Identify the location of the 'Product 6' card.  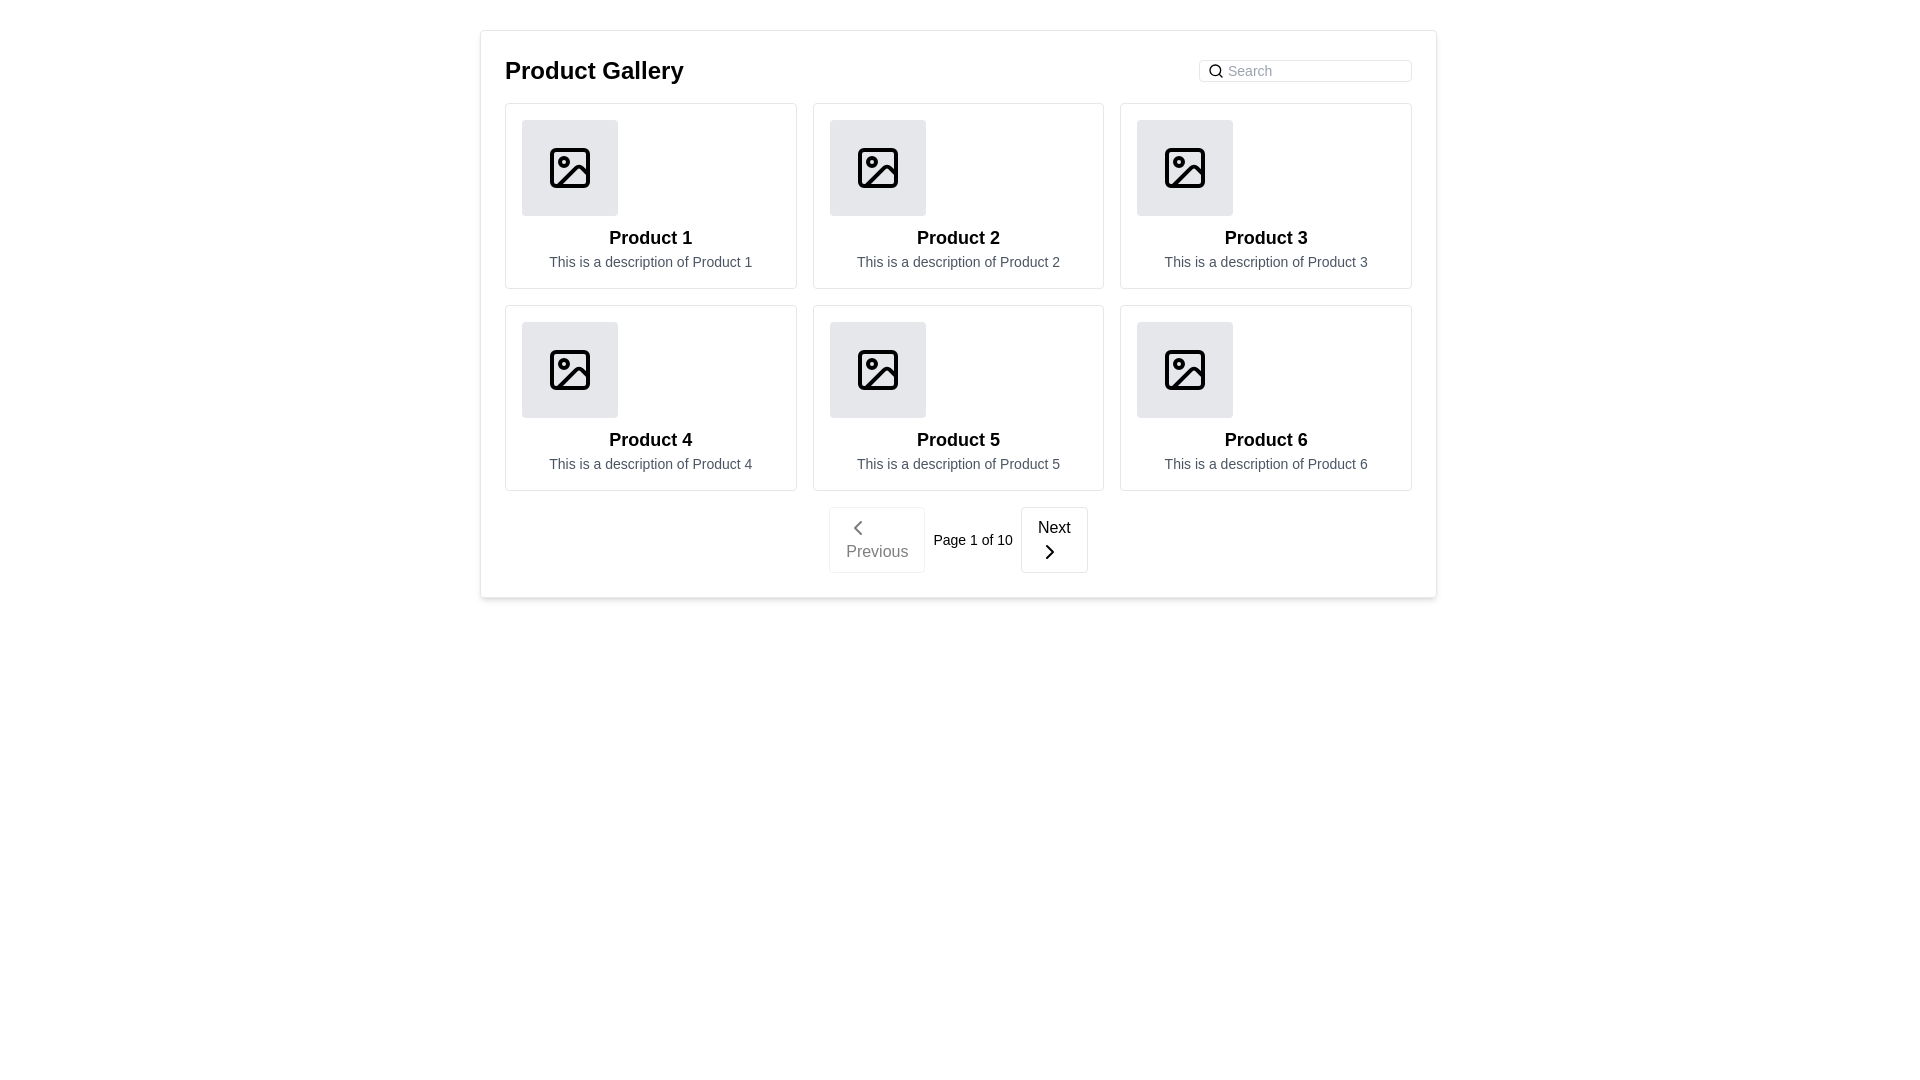
(1265, 397).